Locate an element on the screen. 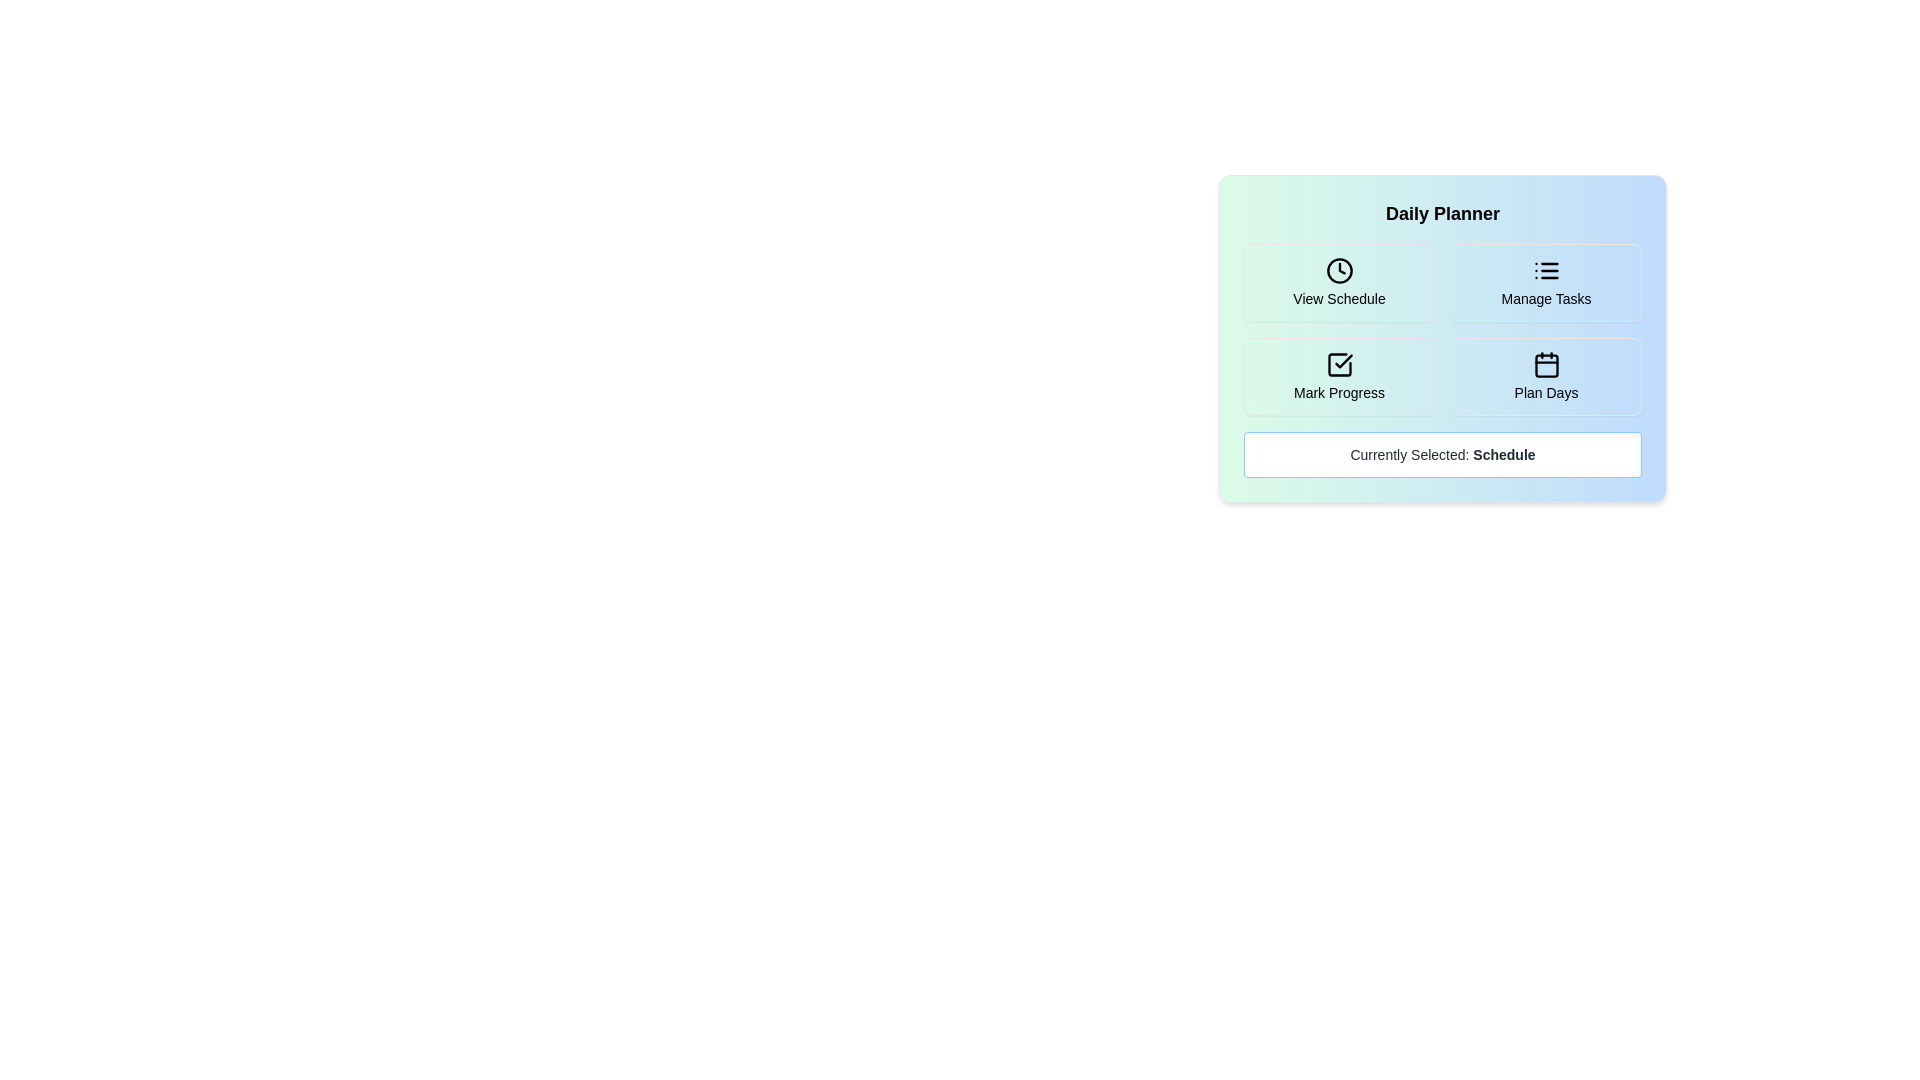 The height and width of the screenshot is (1080, 1920). the button corresponding to the activity Mark Progress is located at coordinates (1339, 377).